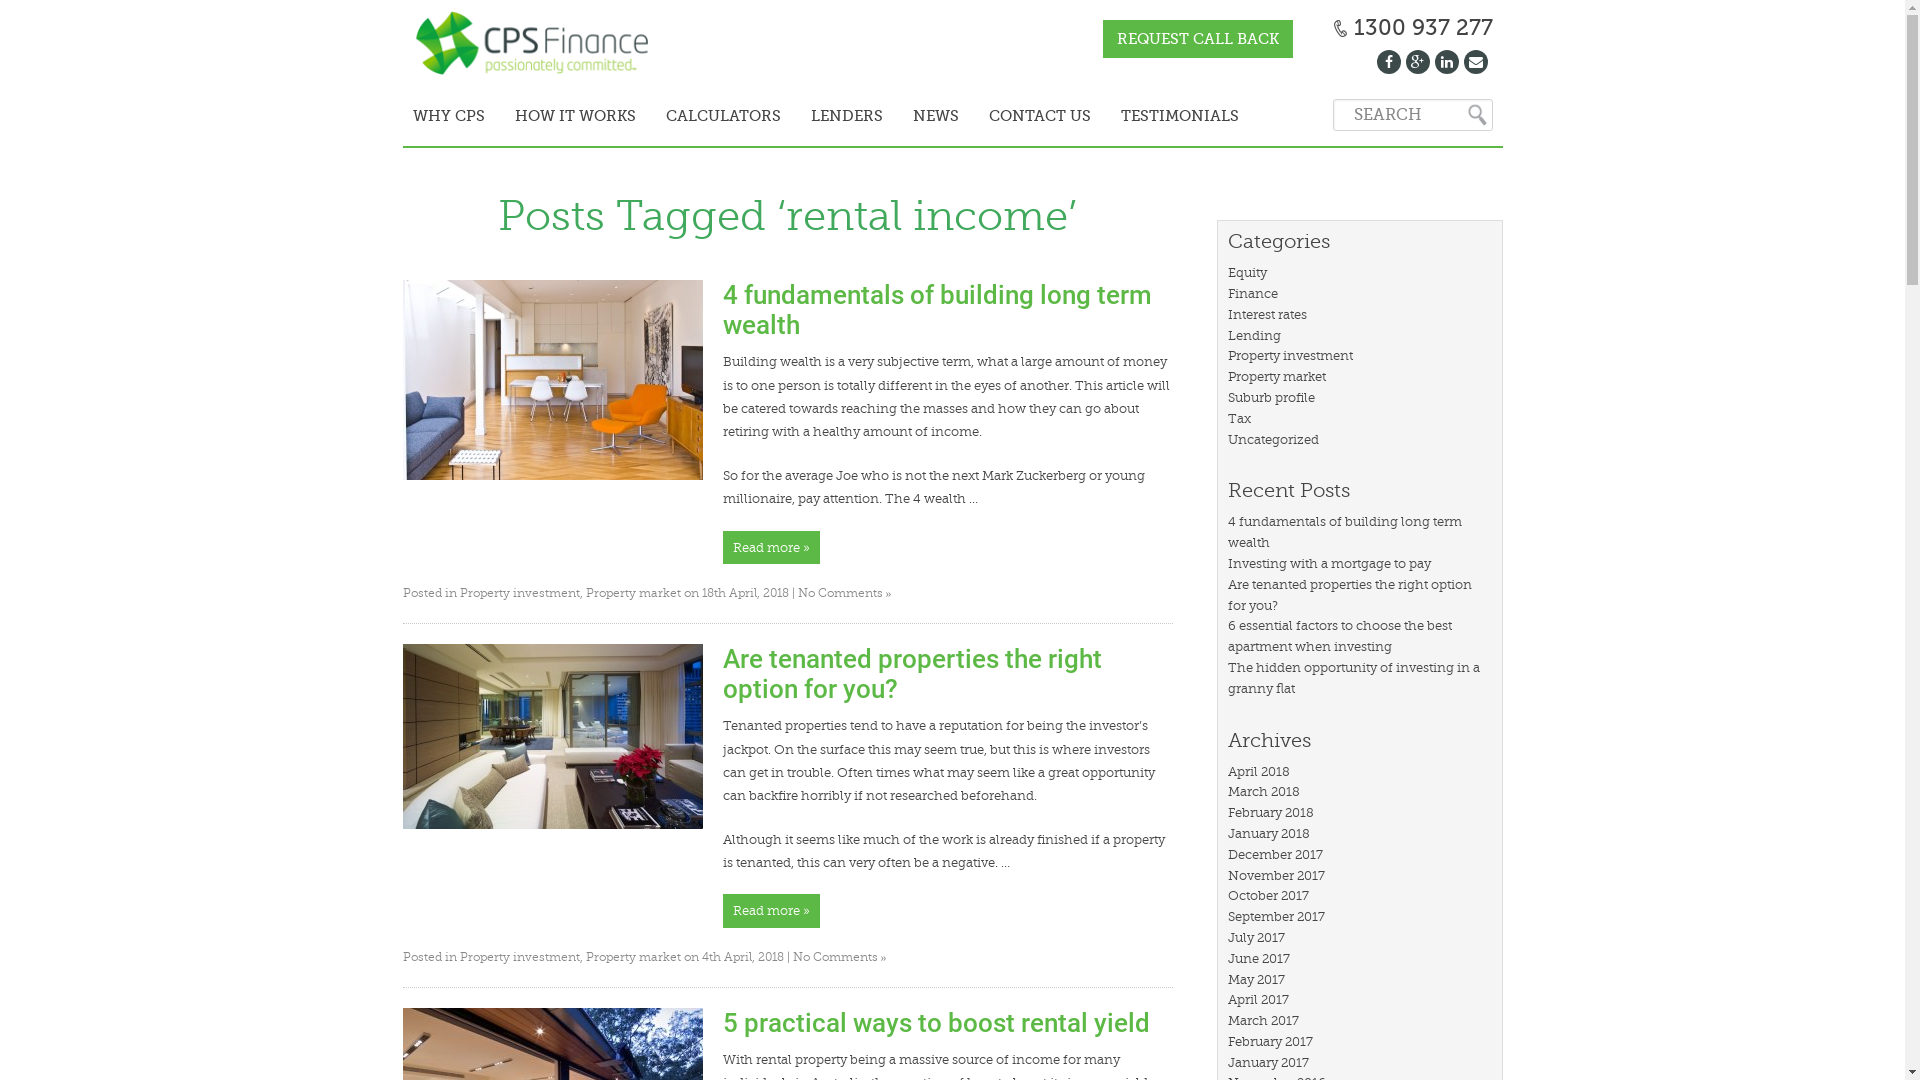 This screenshot has width=1920, height=1080. Describe the element at coordinates (1270, 812) in the screenshot. I see `'February 2018'` at that location.